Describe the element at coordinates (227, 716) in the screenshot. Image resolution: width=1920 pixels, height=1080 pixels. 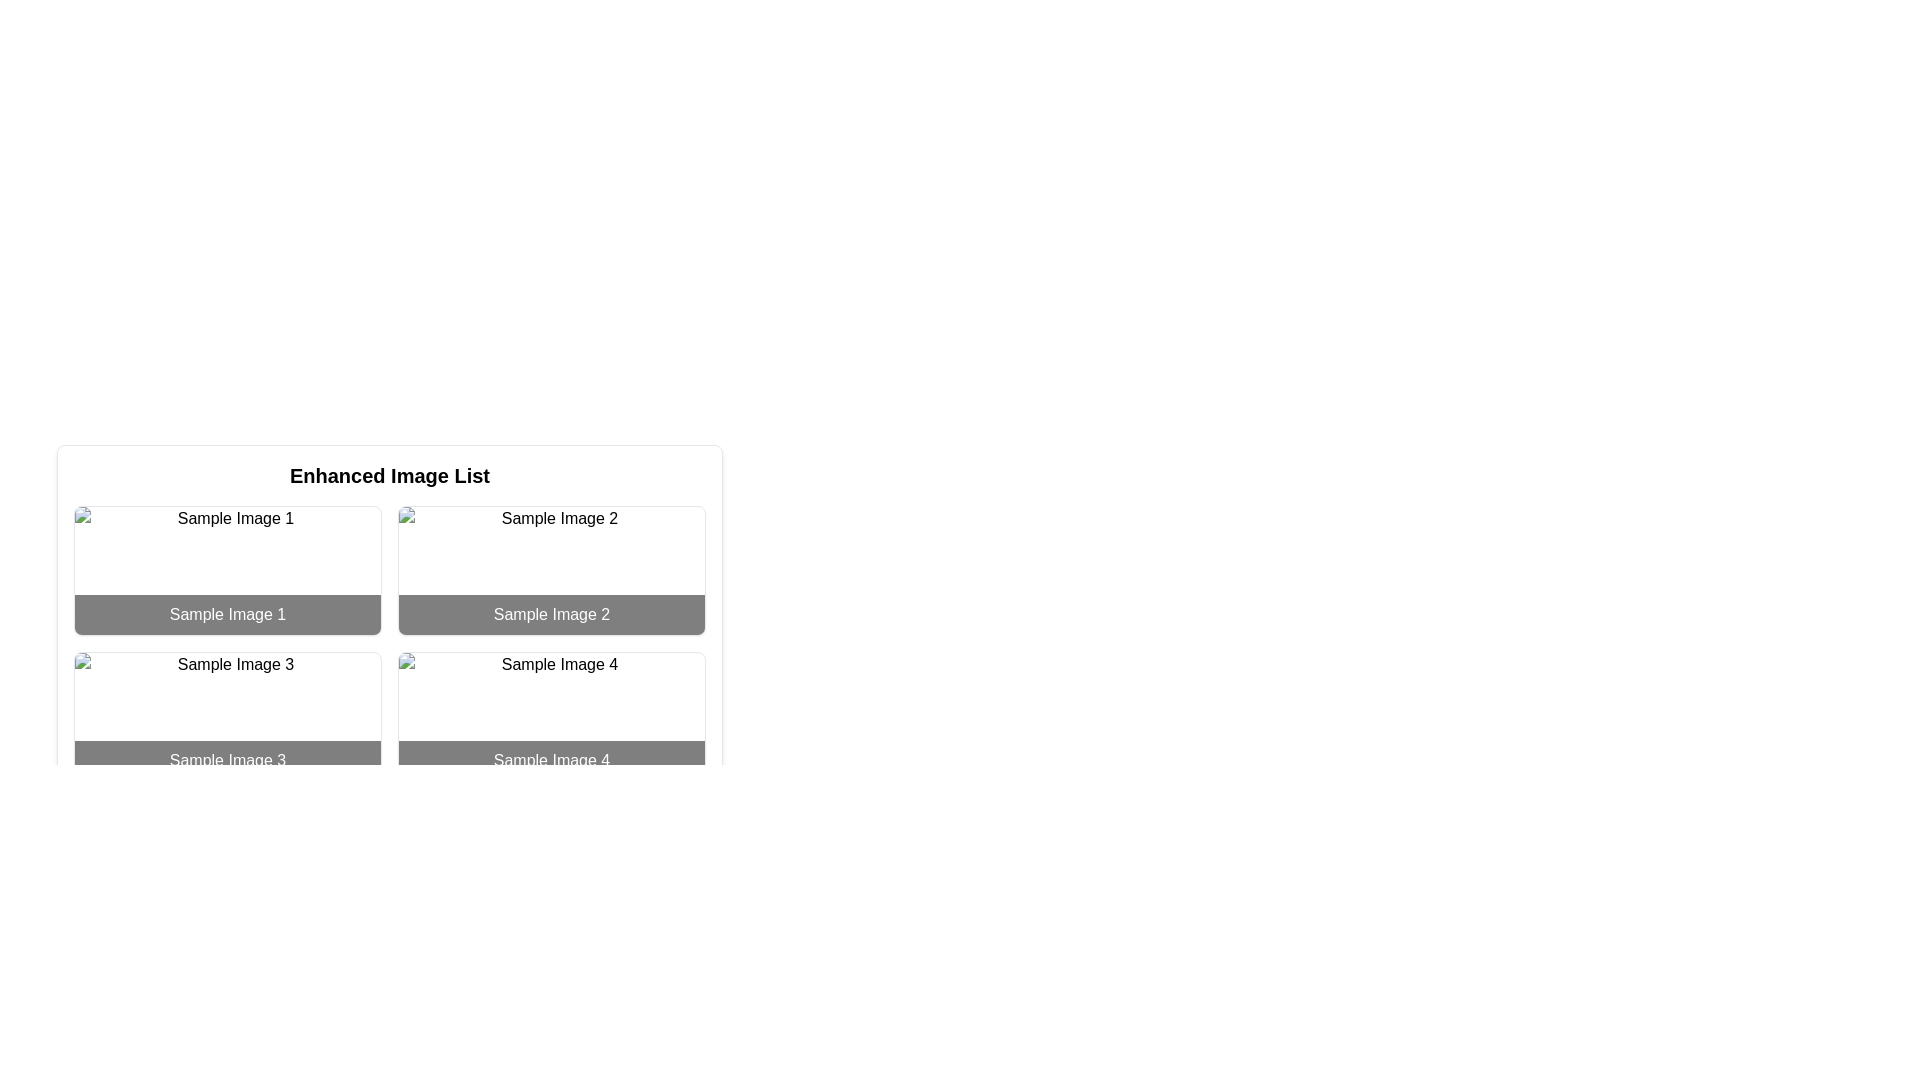
I see `the Image Card displaying 'Sample Image 3' which is positioned in the first column of the second row of a 2-column grid layout` at that location.